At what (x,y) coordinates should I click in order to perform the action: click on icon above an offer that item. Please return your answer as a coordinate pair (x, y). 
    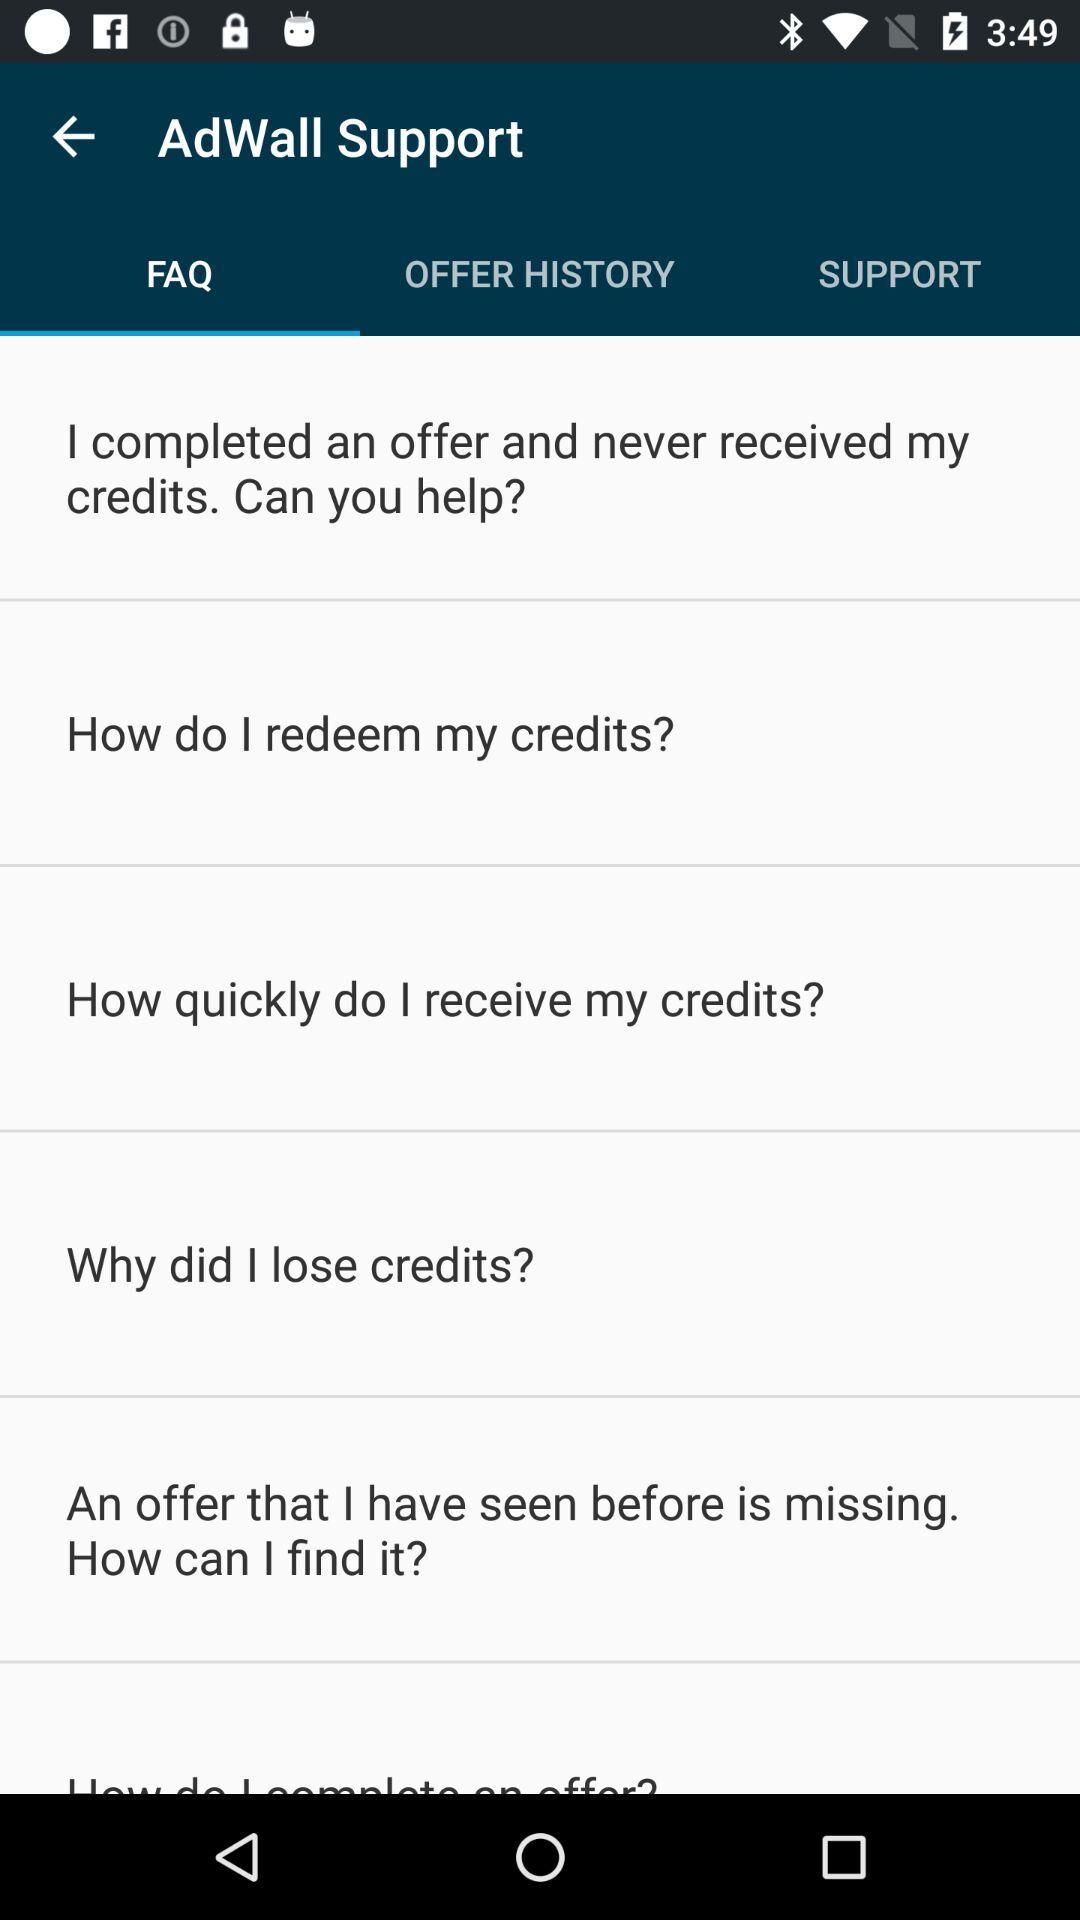
    Looking at the image, I should click on (540, 1262).